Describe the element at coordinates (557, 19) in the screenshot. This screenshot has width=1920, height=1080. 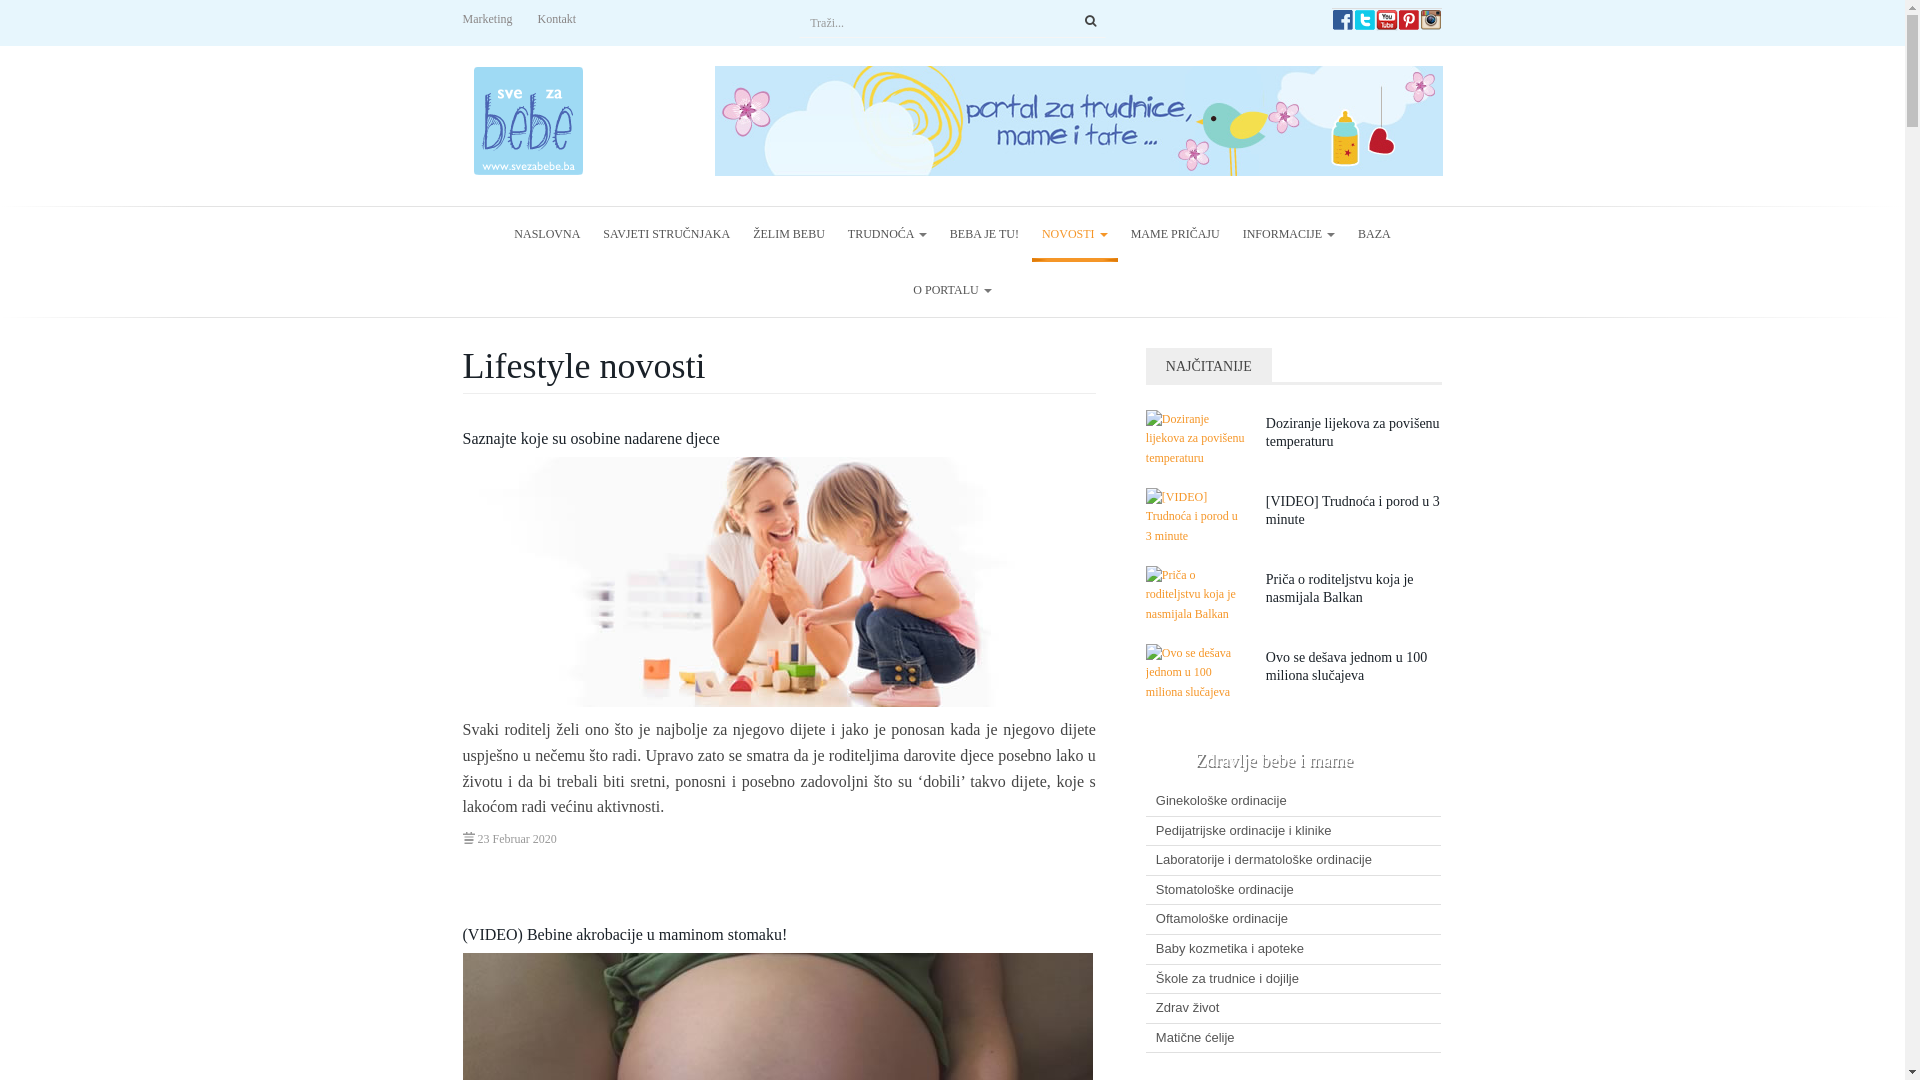
I see `'Kontakt'` at that location.